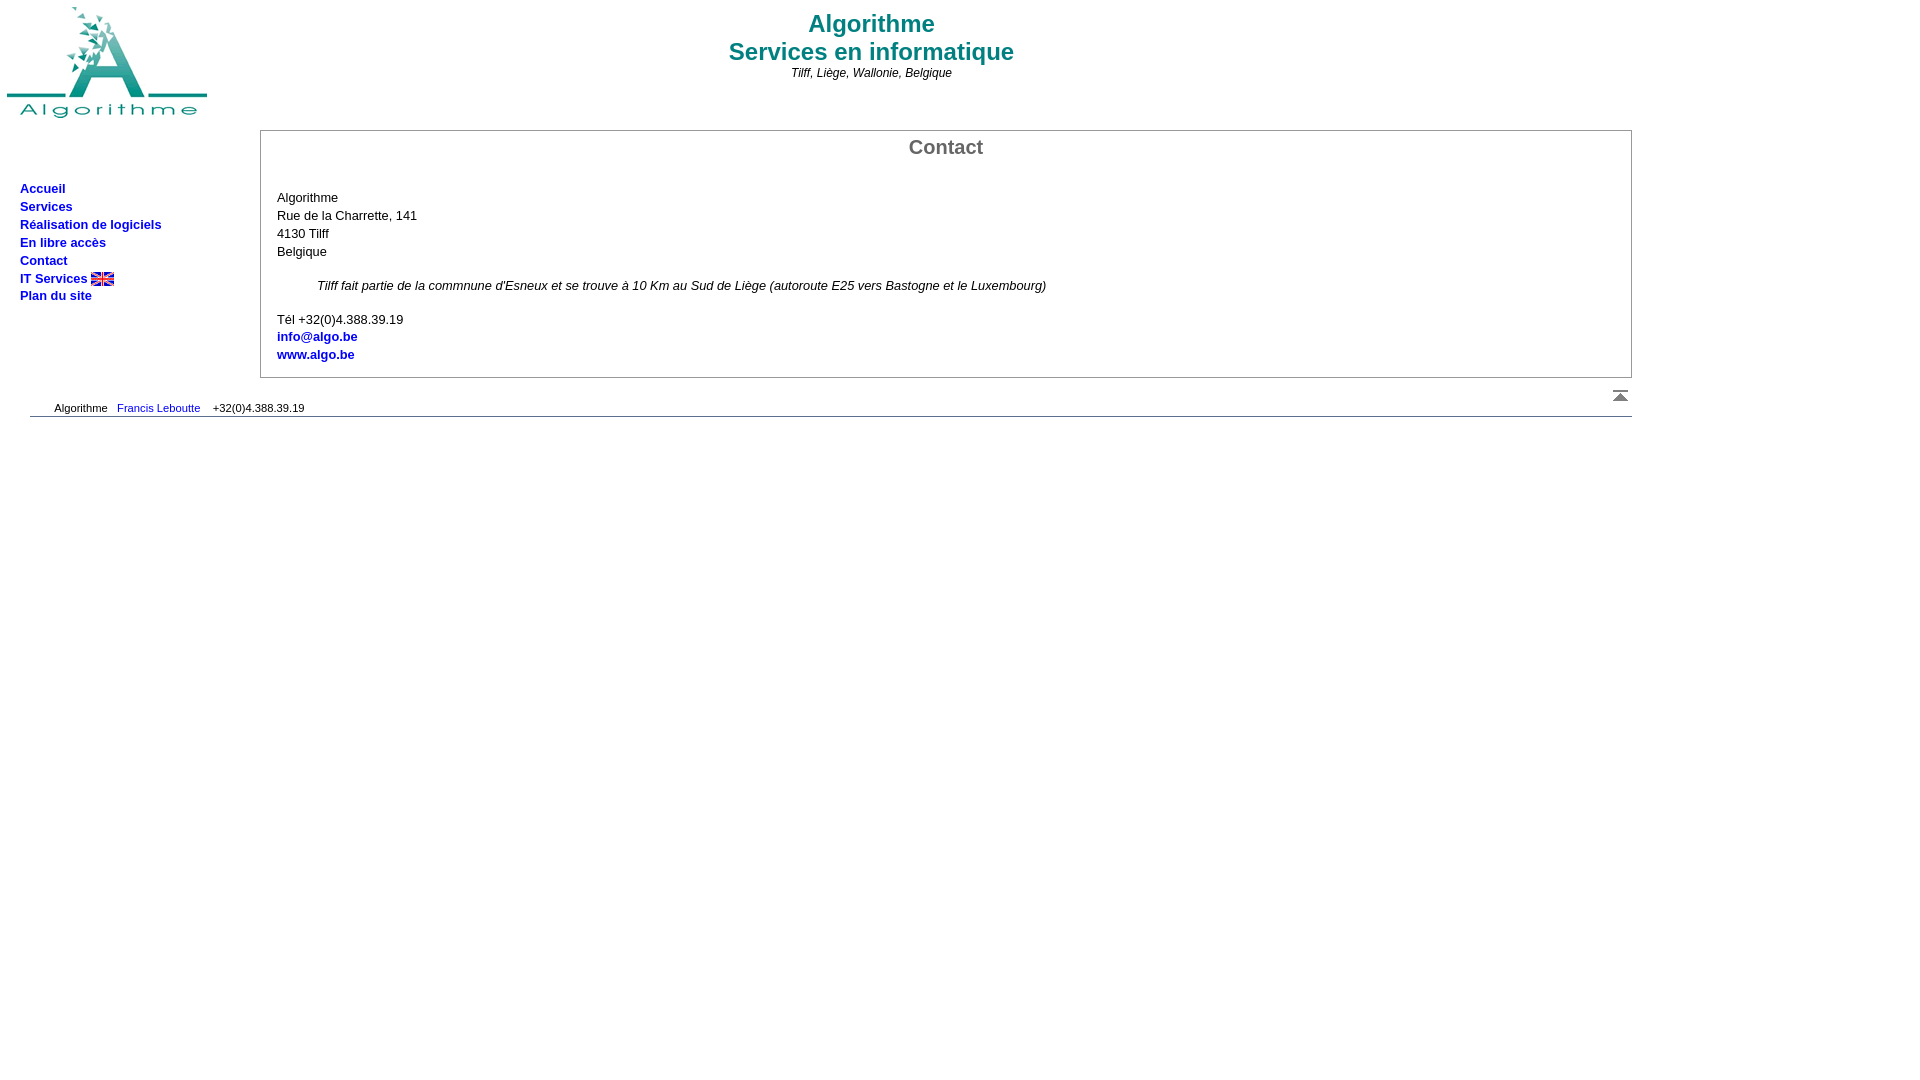 The image size is (1920, 1080). What do you see at coordinates (46, 206) in the screenshot?
I see `'Services'` at bounding box center [46, 206].